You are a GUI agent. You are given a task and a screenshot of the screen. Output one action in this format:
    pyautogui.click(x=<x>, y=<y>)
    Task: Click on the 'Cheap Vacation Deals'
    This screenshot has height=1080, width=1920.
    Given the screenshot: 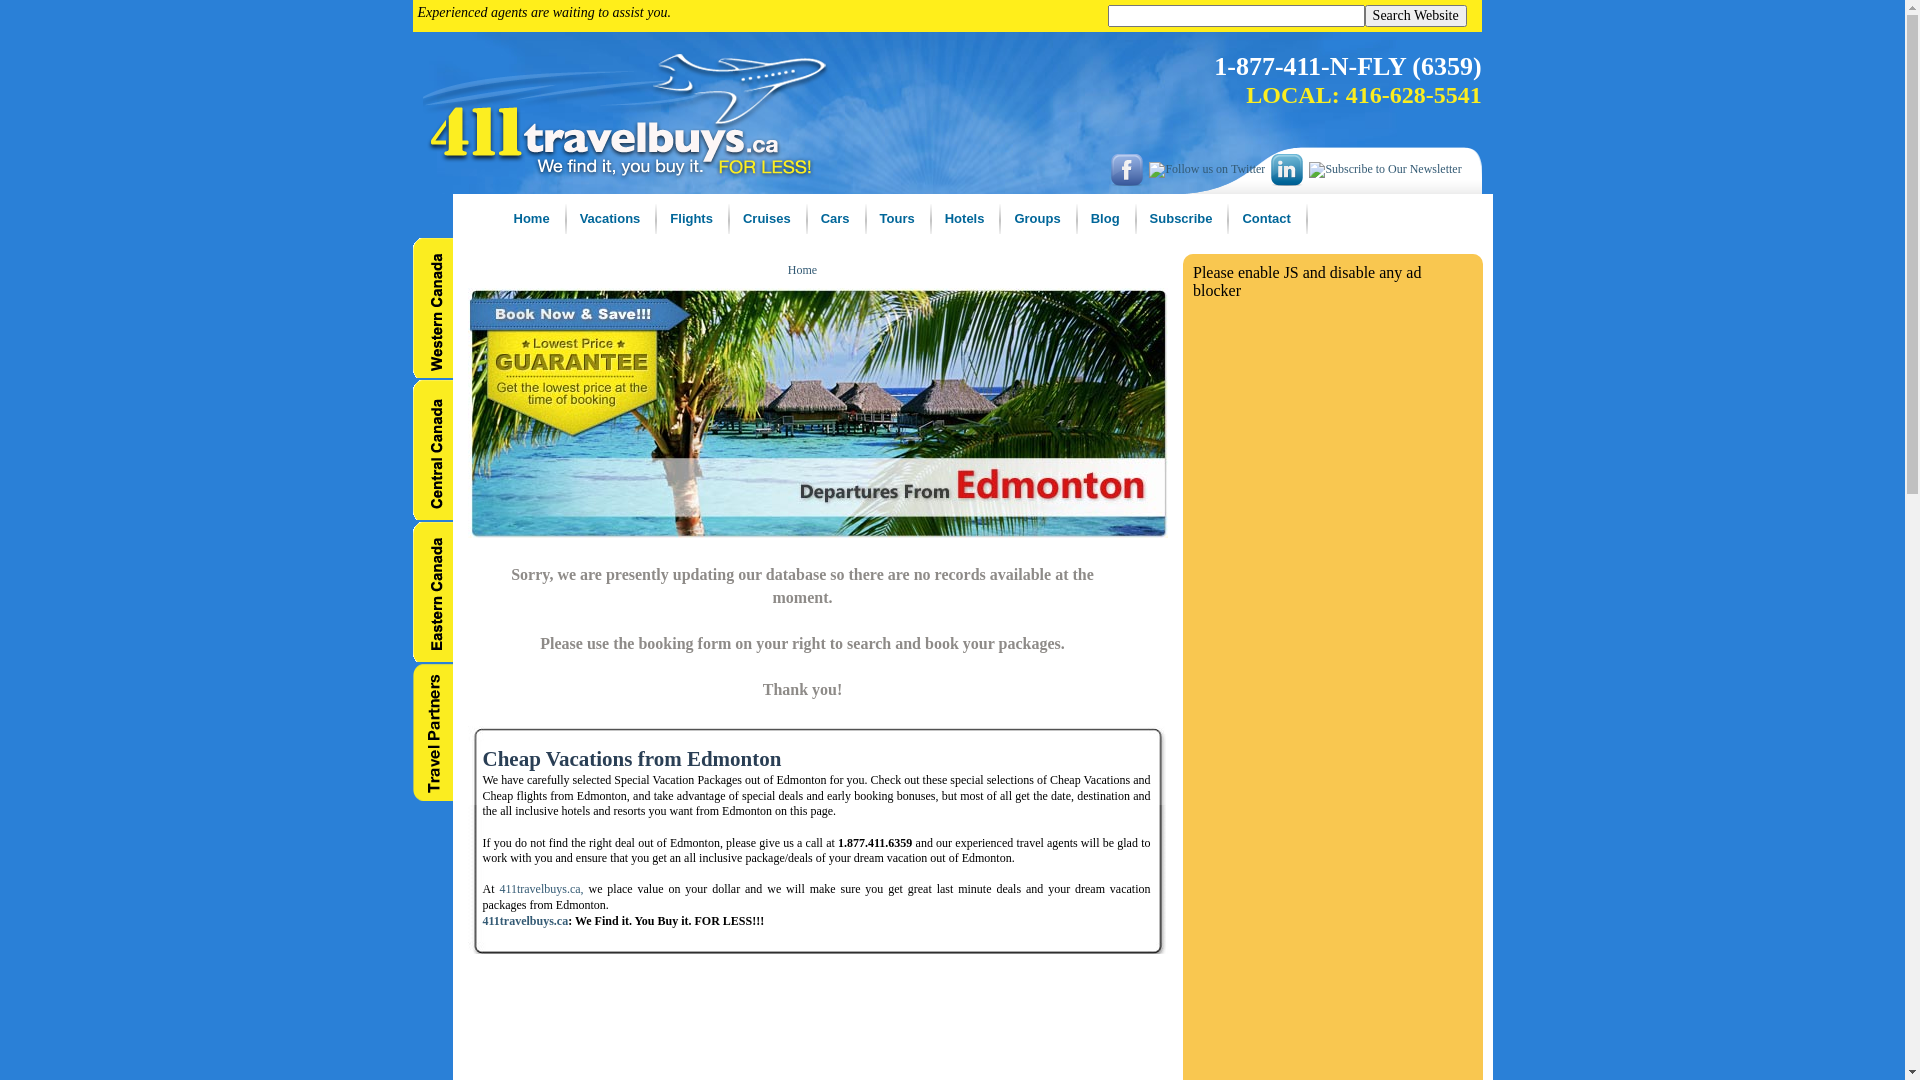 What is the action you would take?
    pyautogui.click(x=817, y=411)
    